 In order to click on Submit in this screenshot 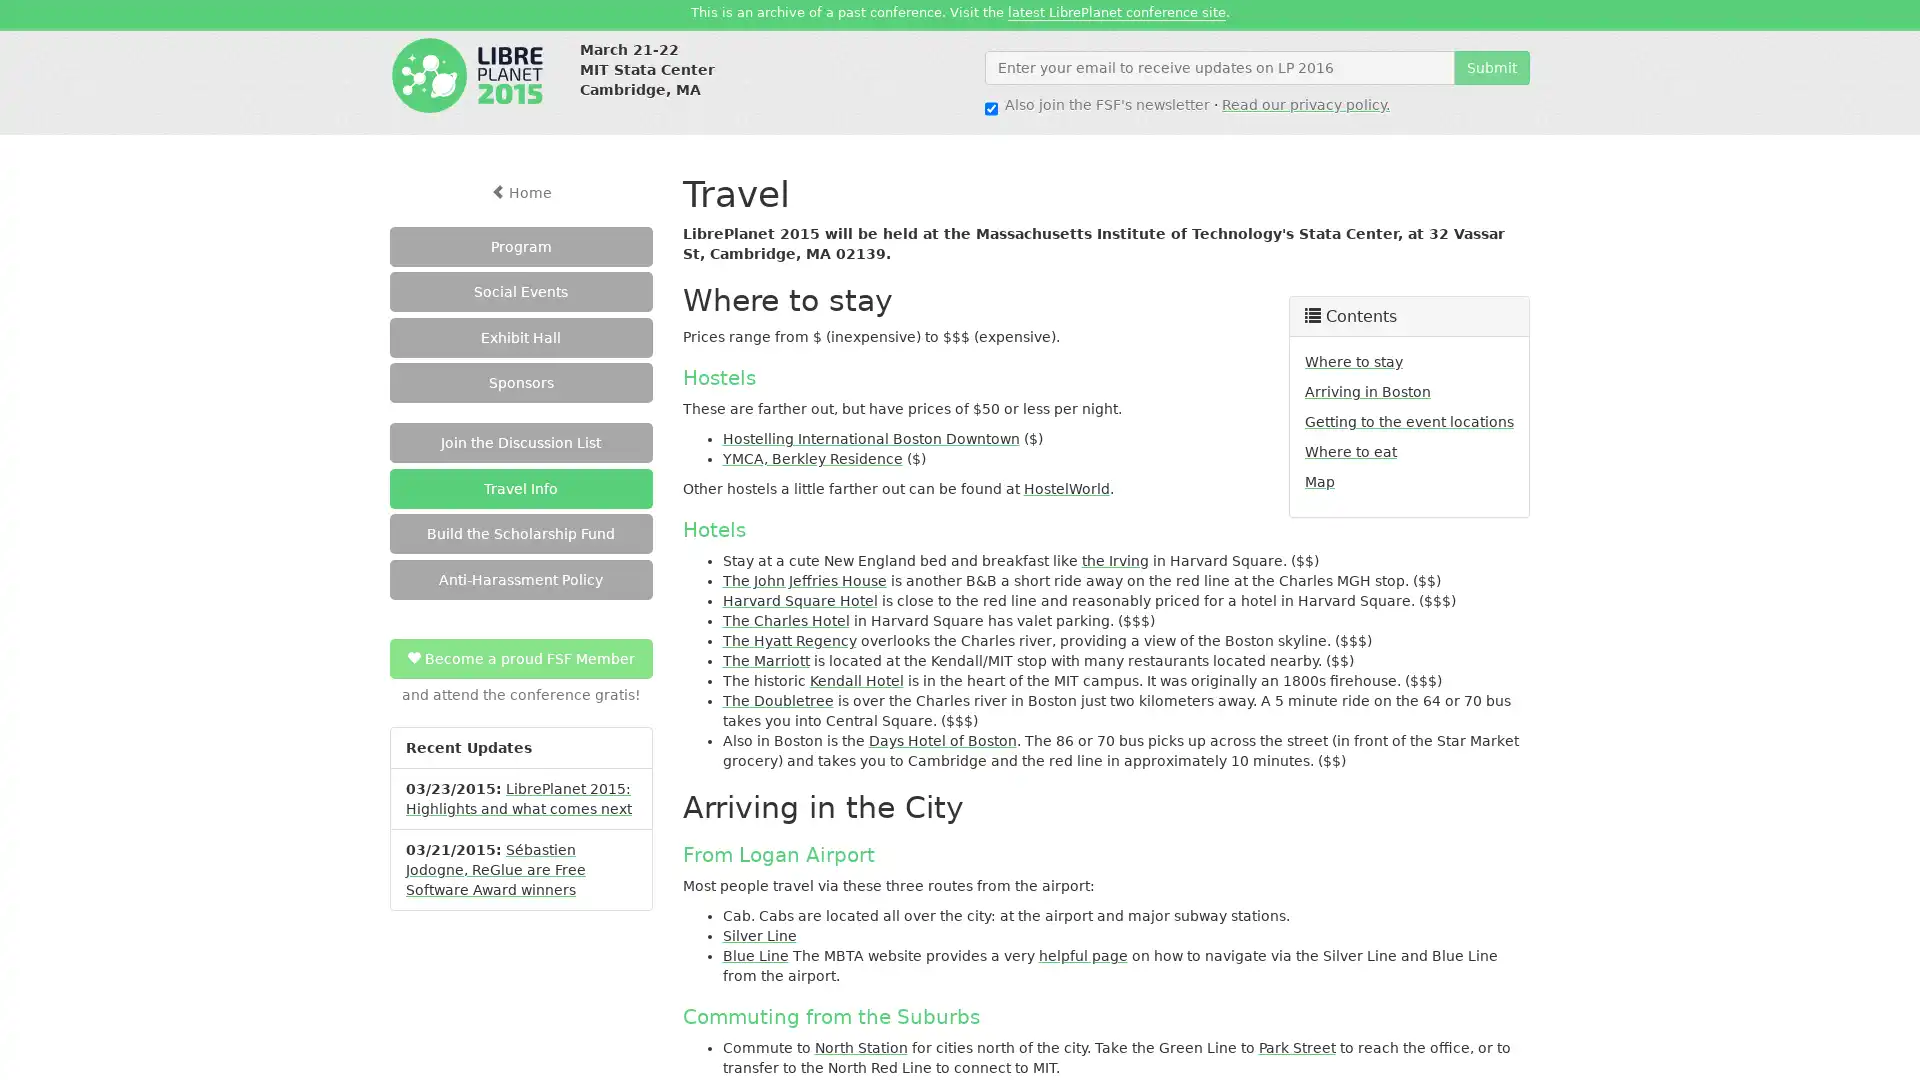, I will do `click(1492, 65)`.